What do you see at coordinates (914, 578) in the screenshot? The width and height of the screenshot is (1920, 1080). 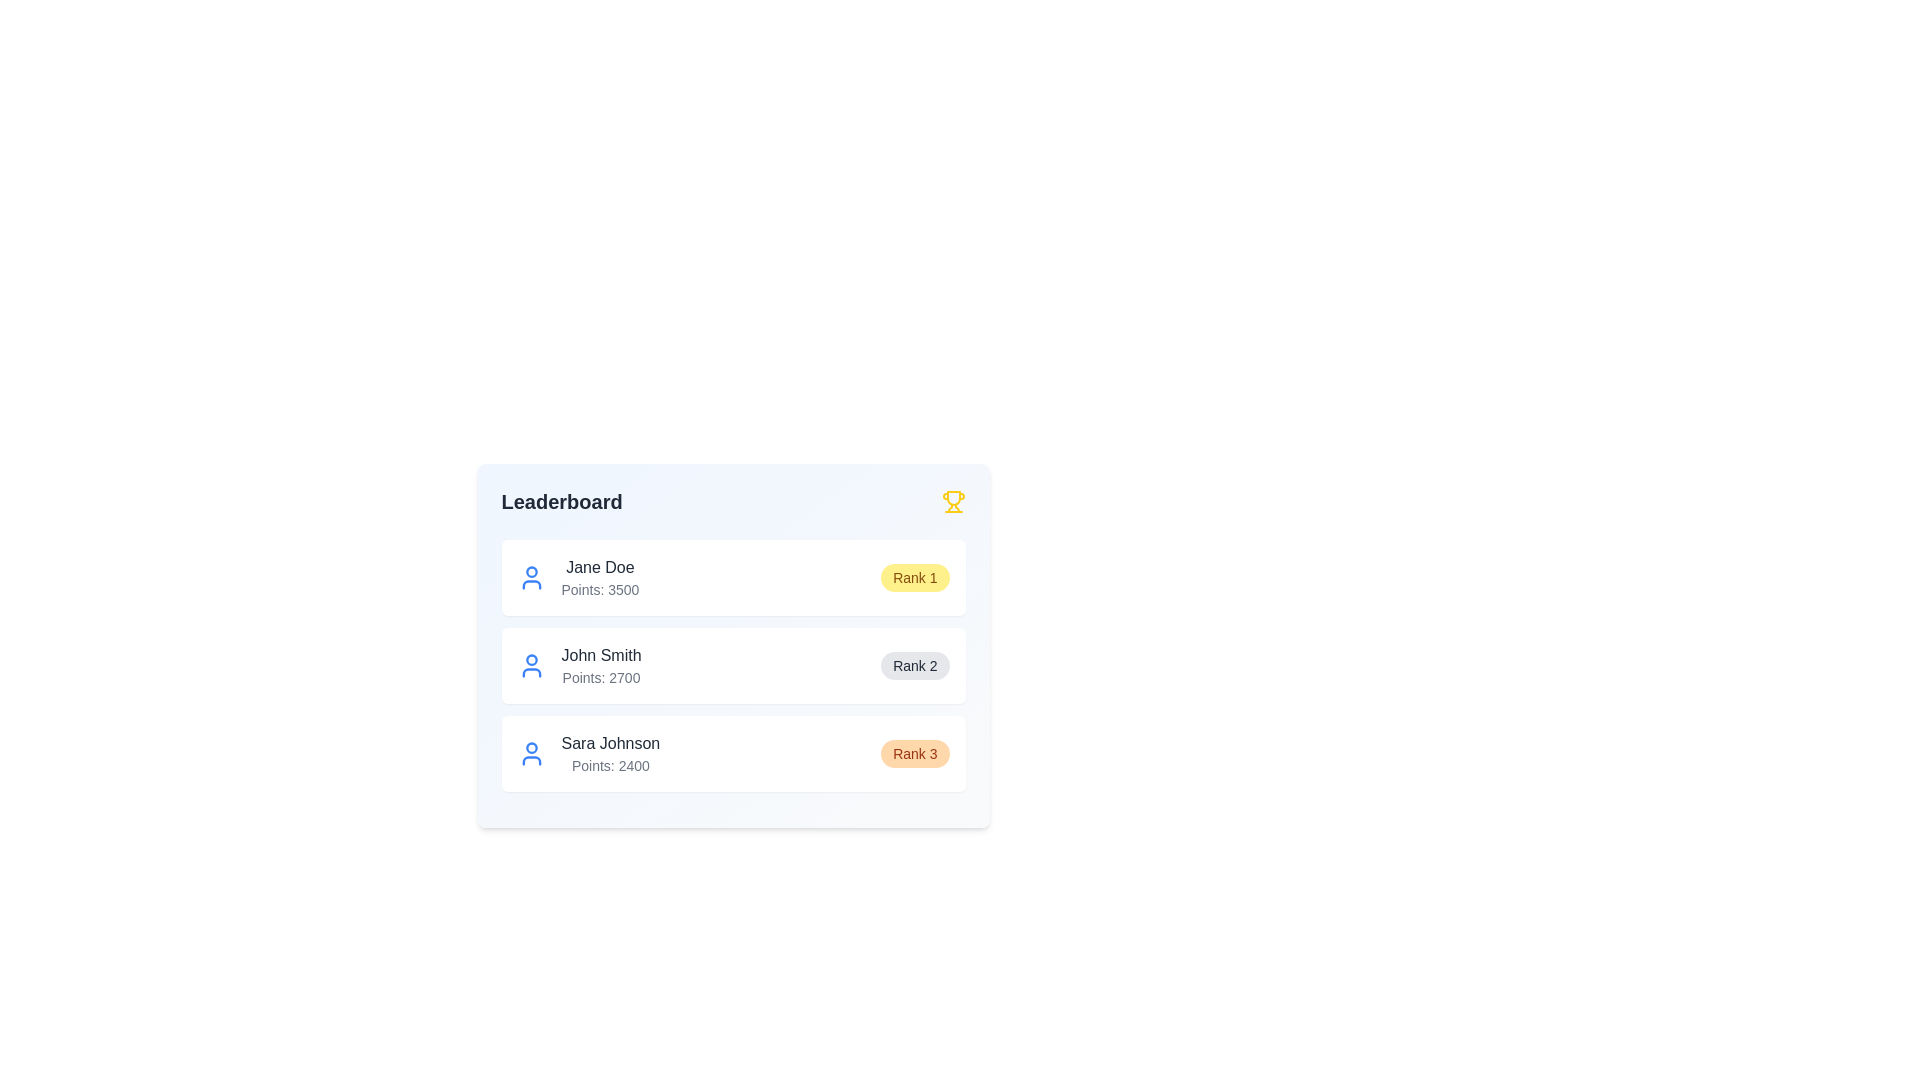 I see `the 'Rank 1' badge, a pill-shaped element with a yellow background, located at the top-right corner of the leaderboard card for user 'Jane Doe'` at bounding box center [914, 578].